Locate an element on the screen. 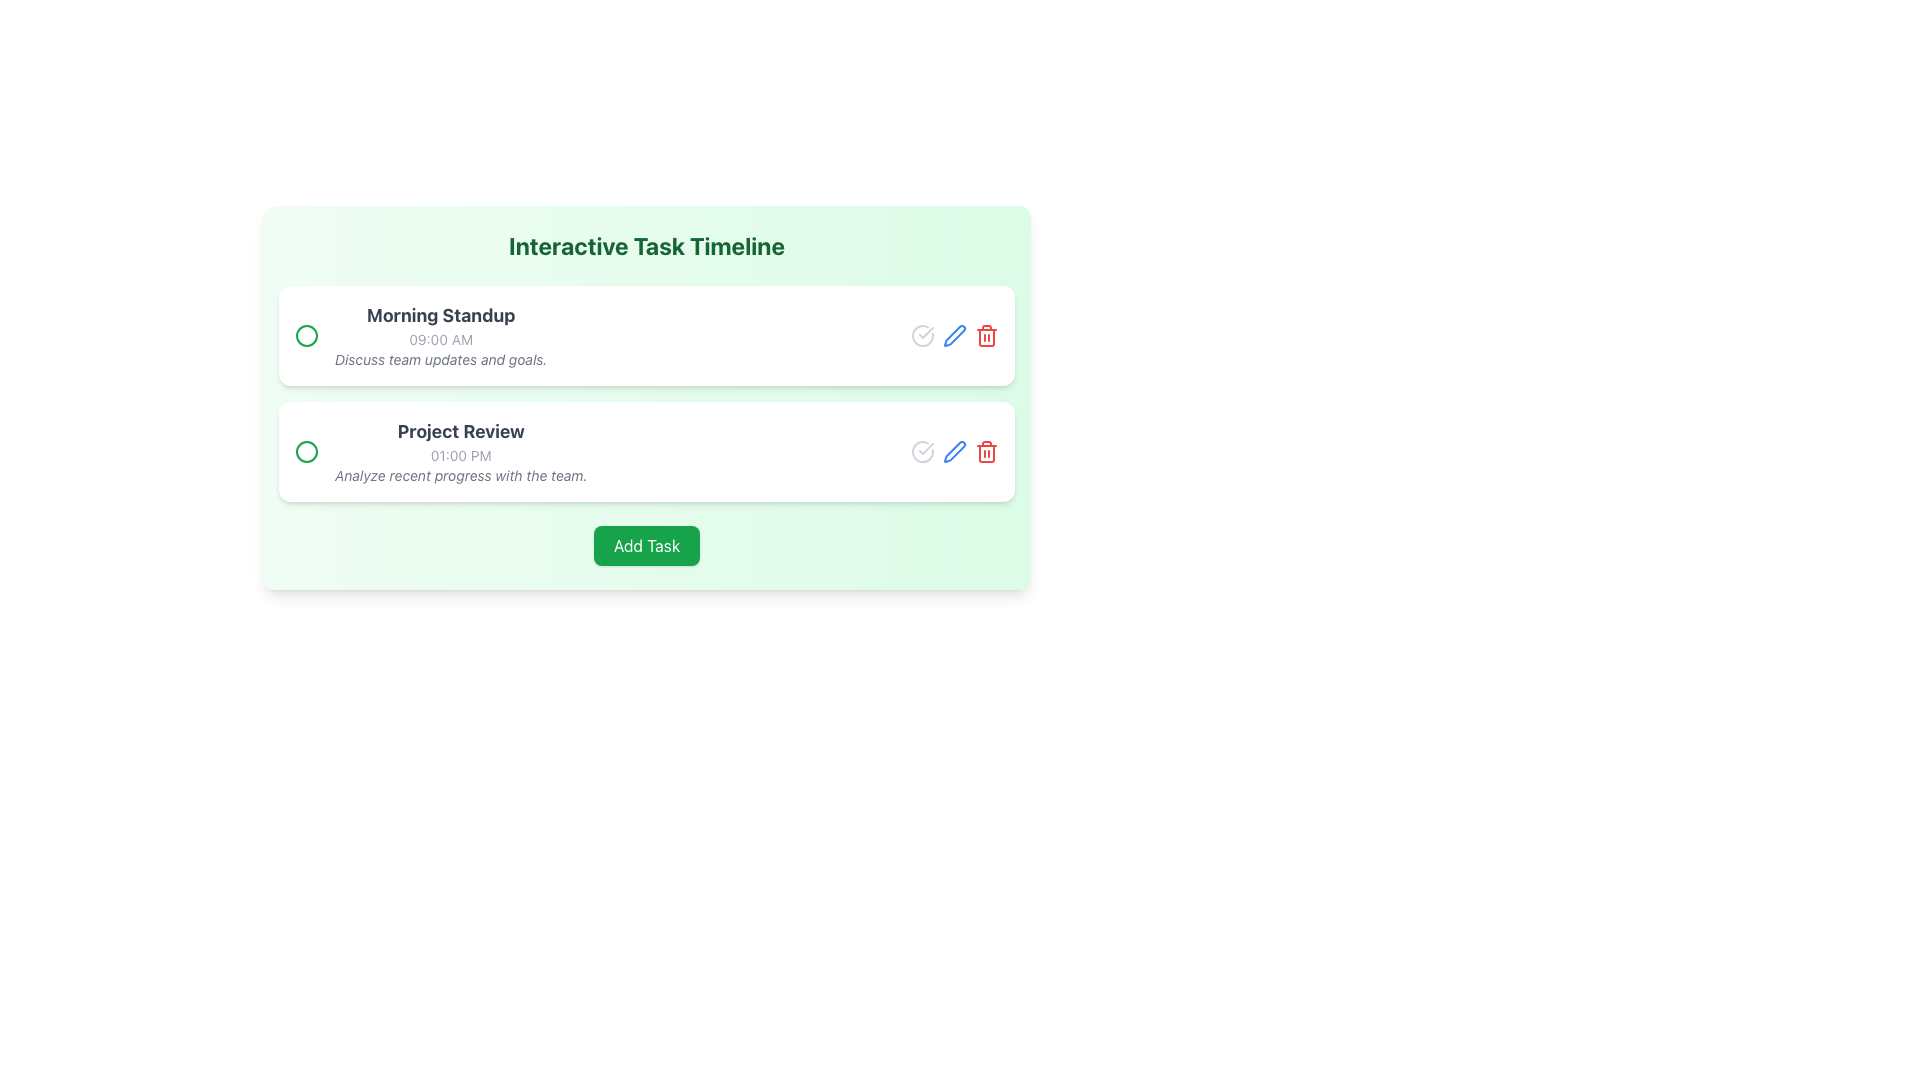 The height and width of the screenshot is (1080, 1920). the task cards within the Interactive Task Timeline is located at coordinates (647, 397).